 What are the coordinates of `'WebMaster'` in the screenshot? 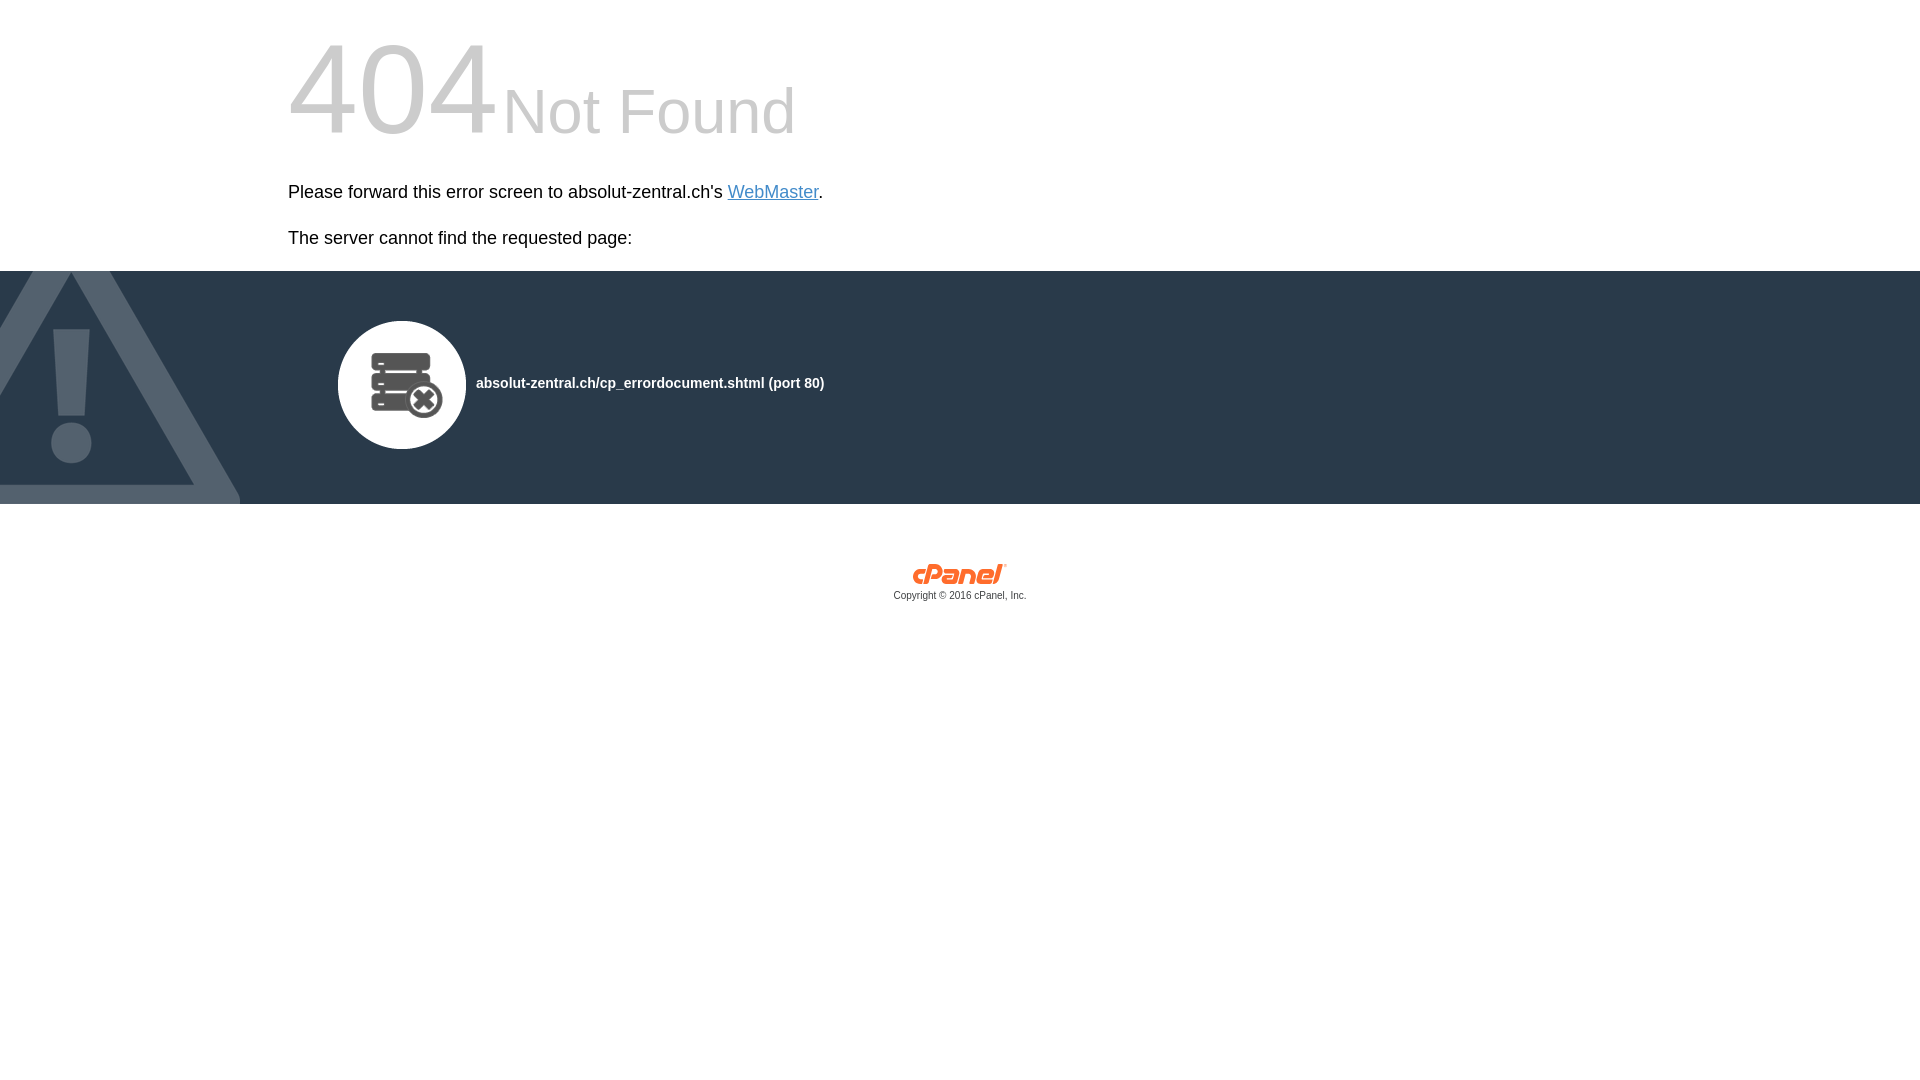 It's located at (772, 192).